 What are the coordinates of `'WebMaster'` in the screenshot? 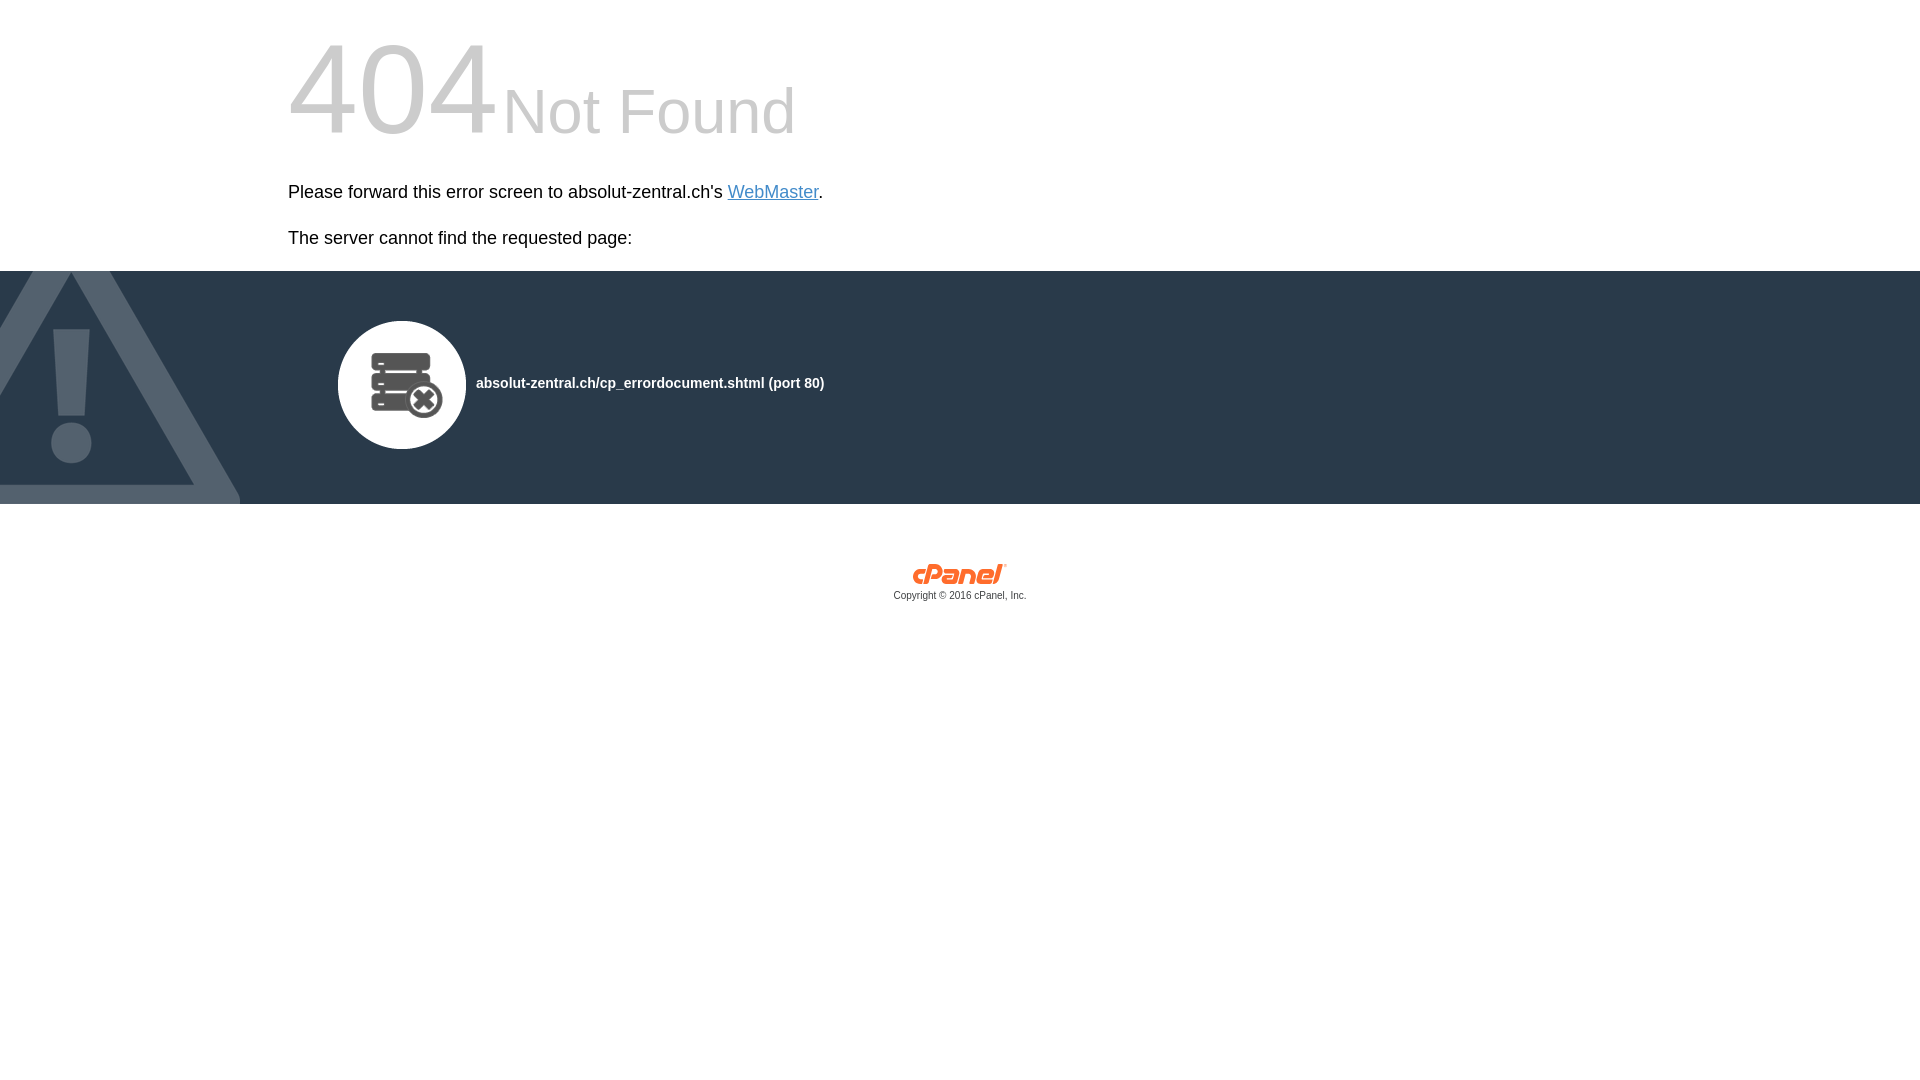 It's located at (772, 192).